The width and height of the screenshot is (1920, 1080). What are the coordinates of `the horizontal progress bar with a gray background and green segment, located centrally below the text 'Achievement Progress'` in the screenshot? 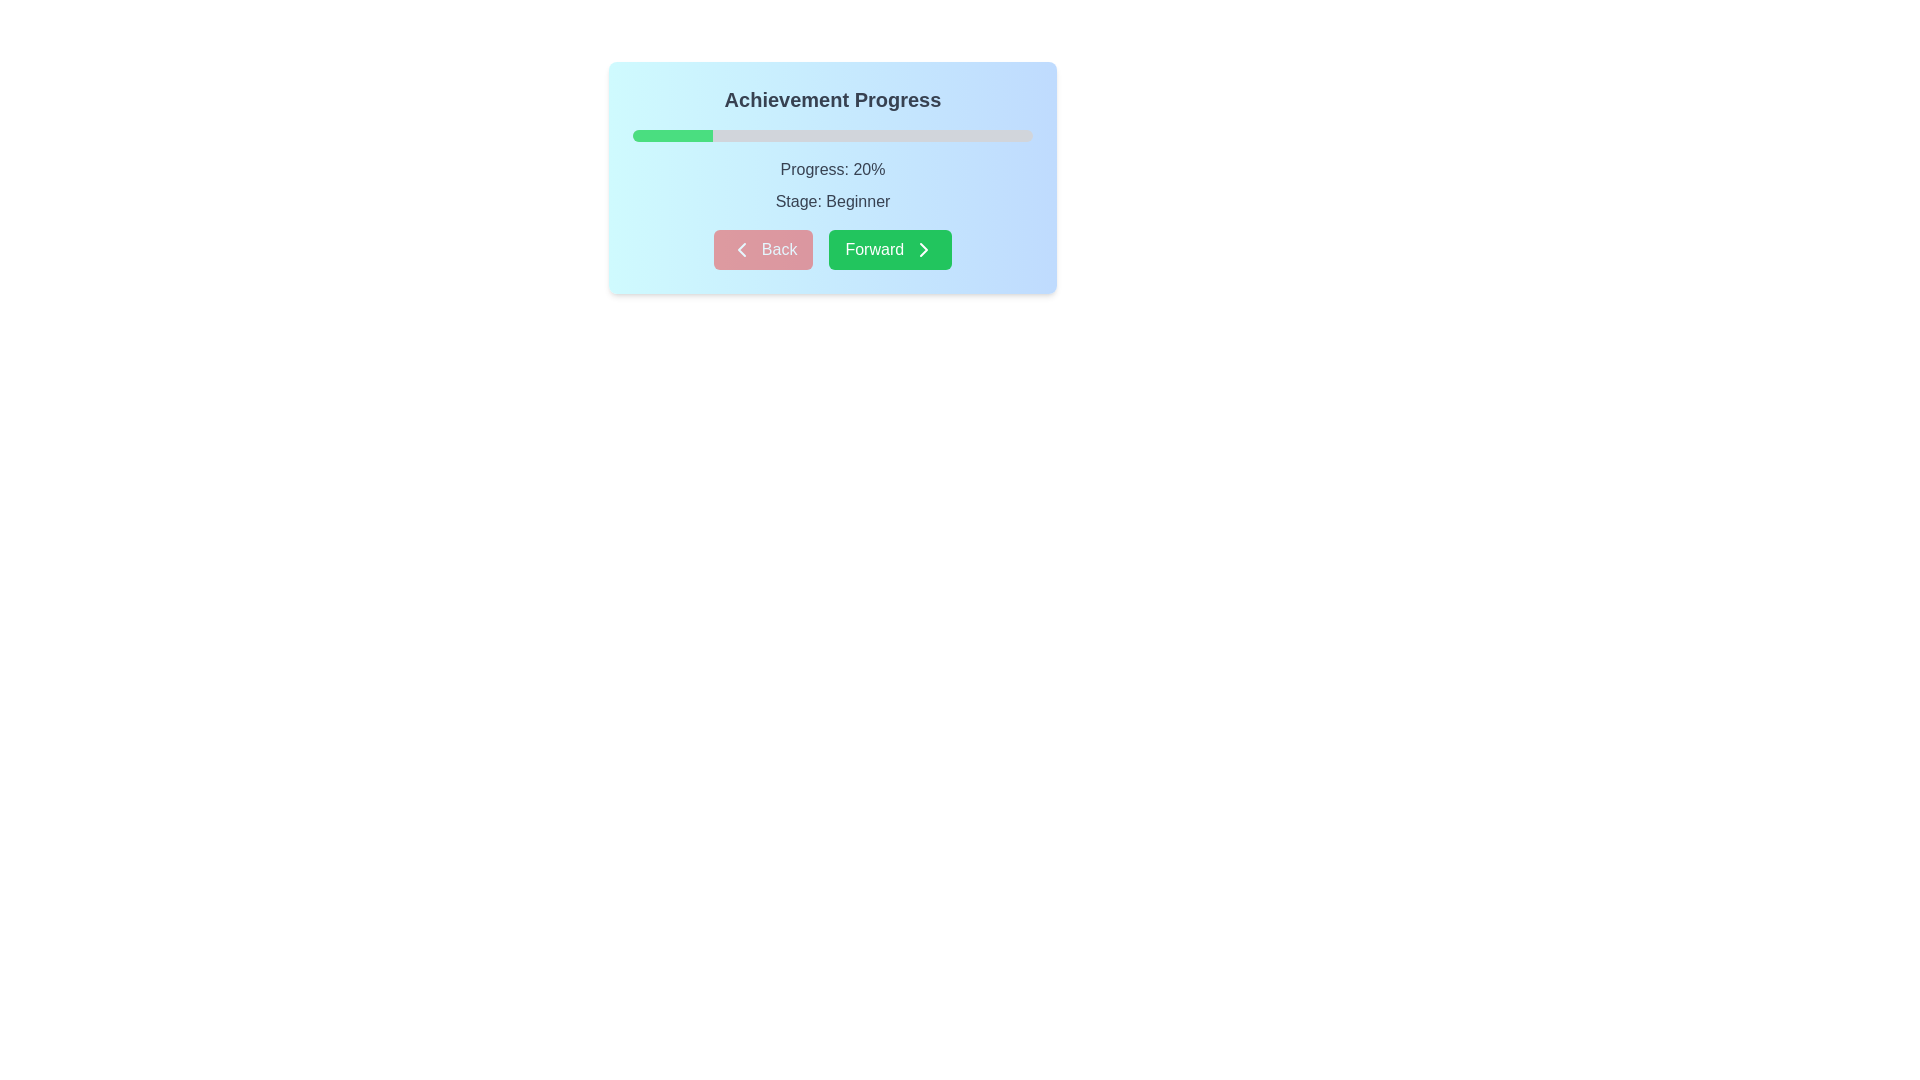 It's located at (833, 135).